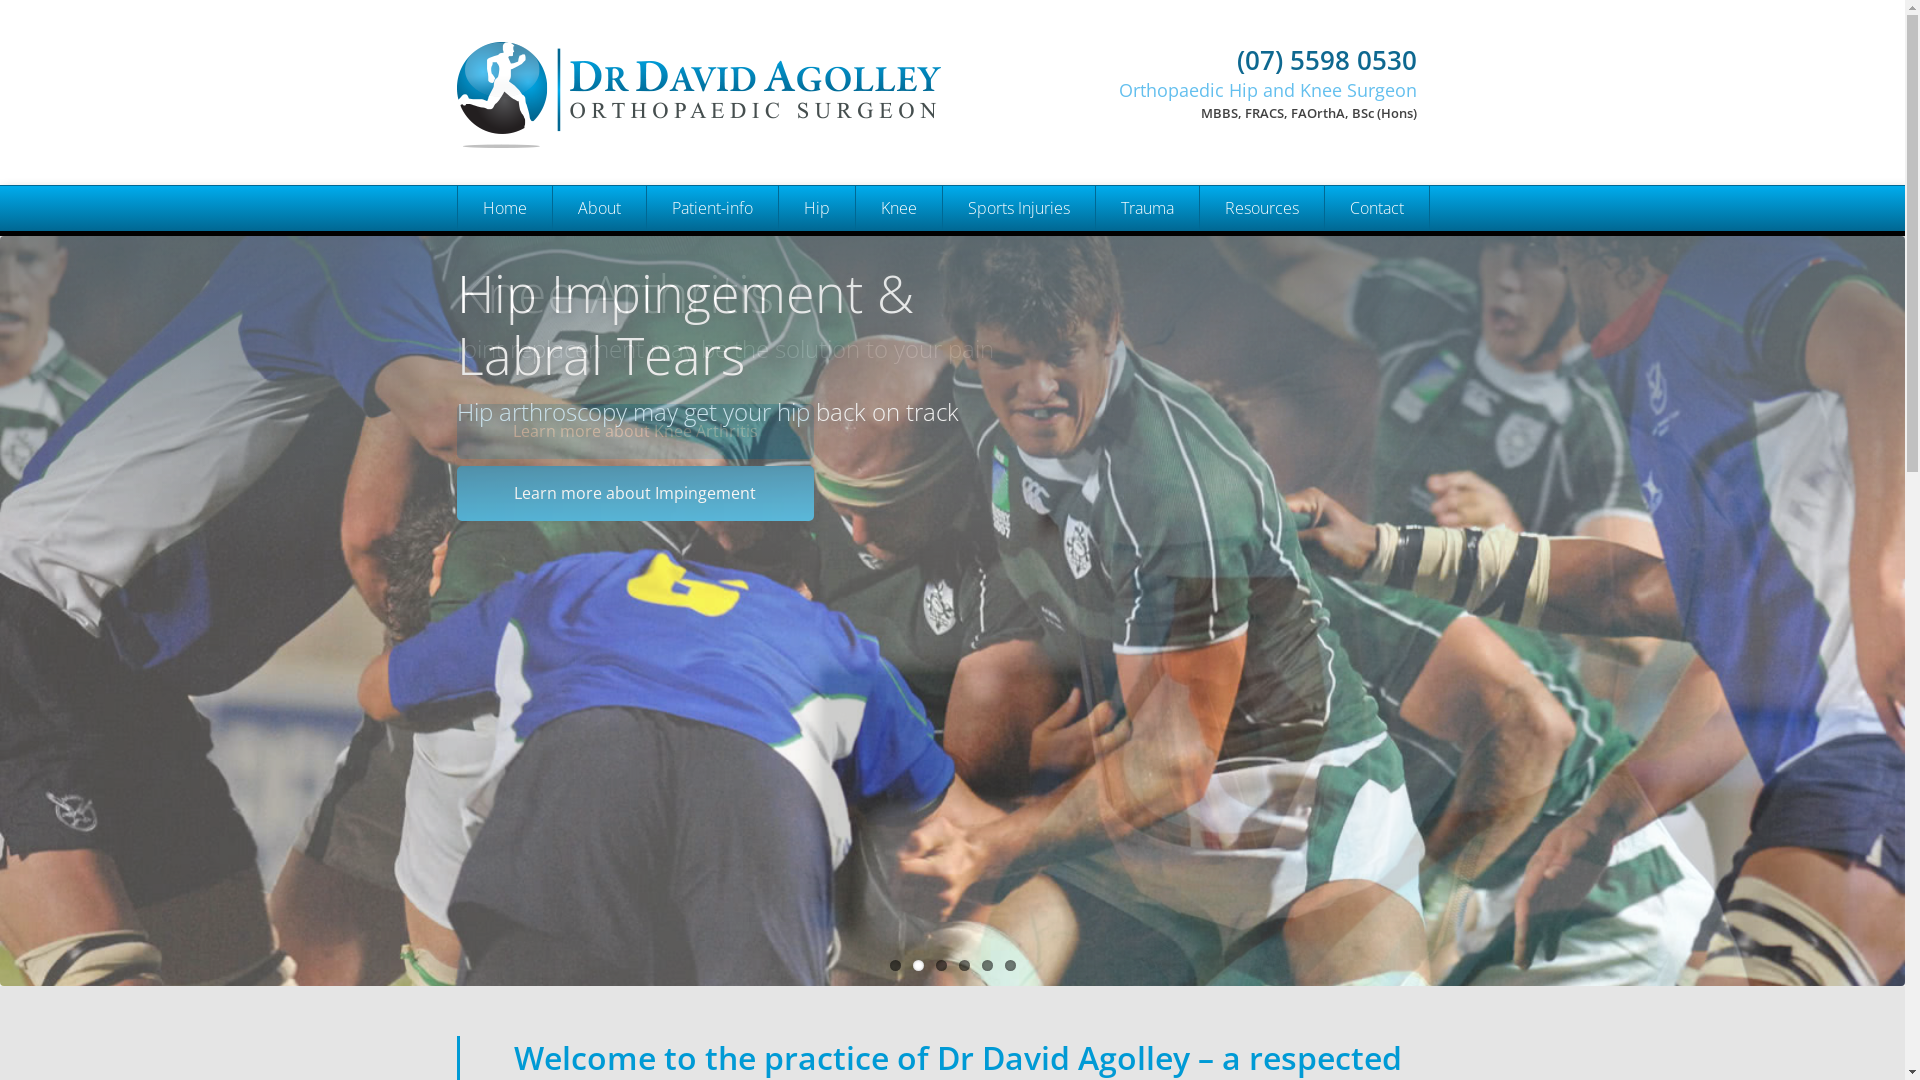  I want to click on 'Knee Preservation Surgery', so click(854, 252).